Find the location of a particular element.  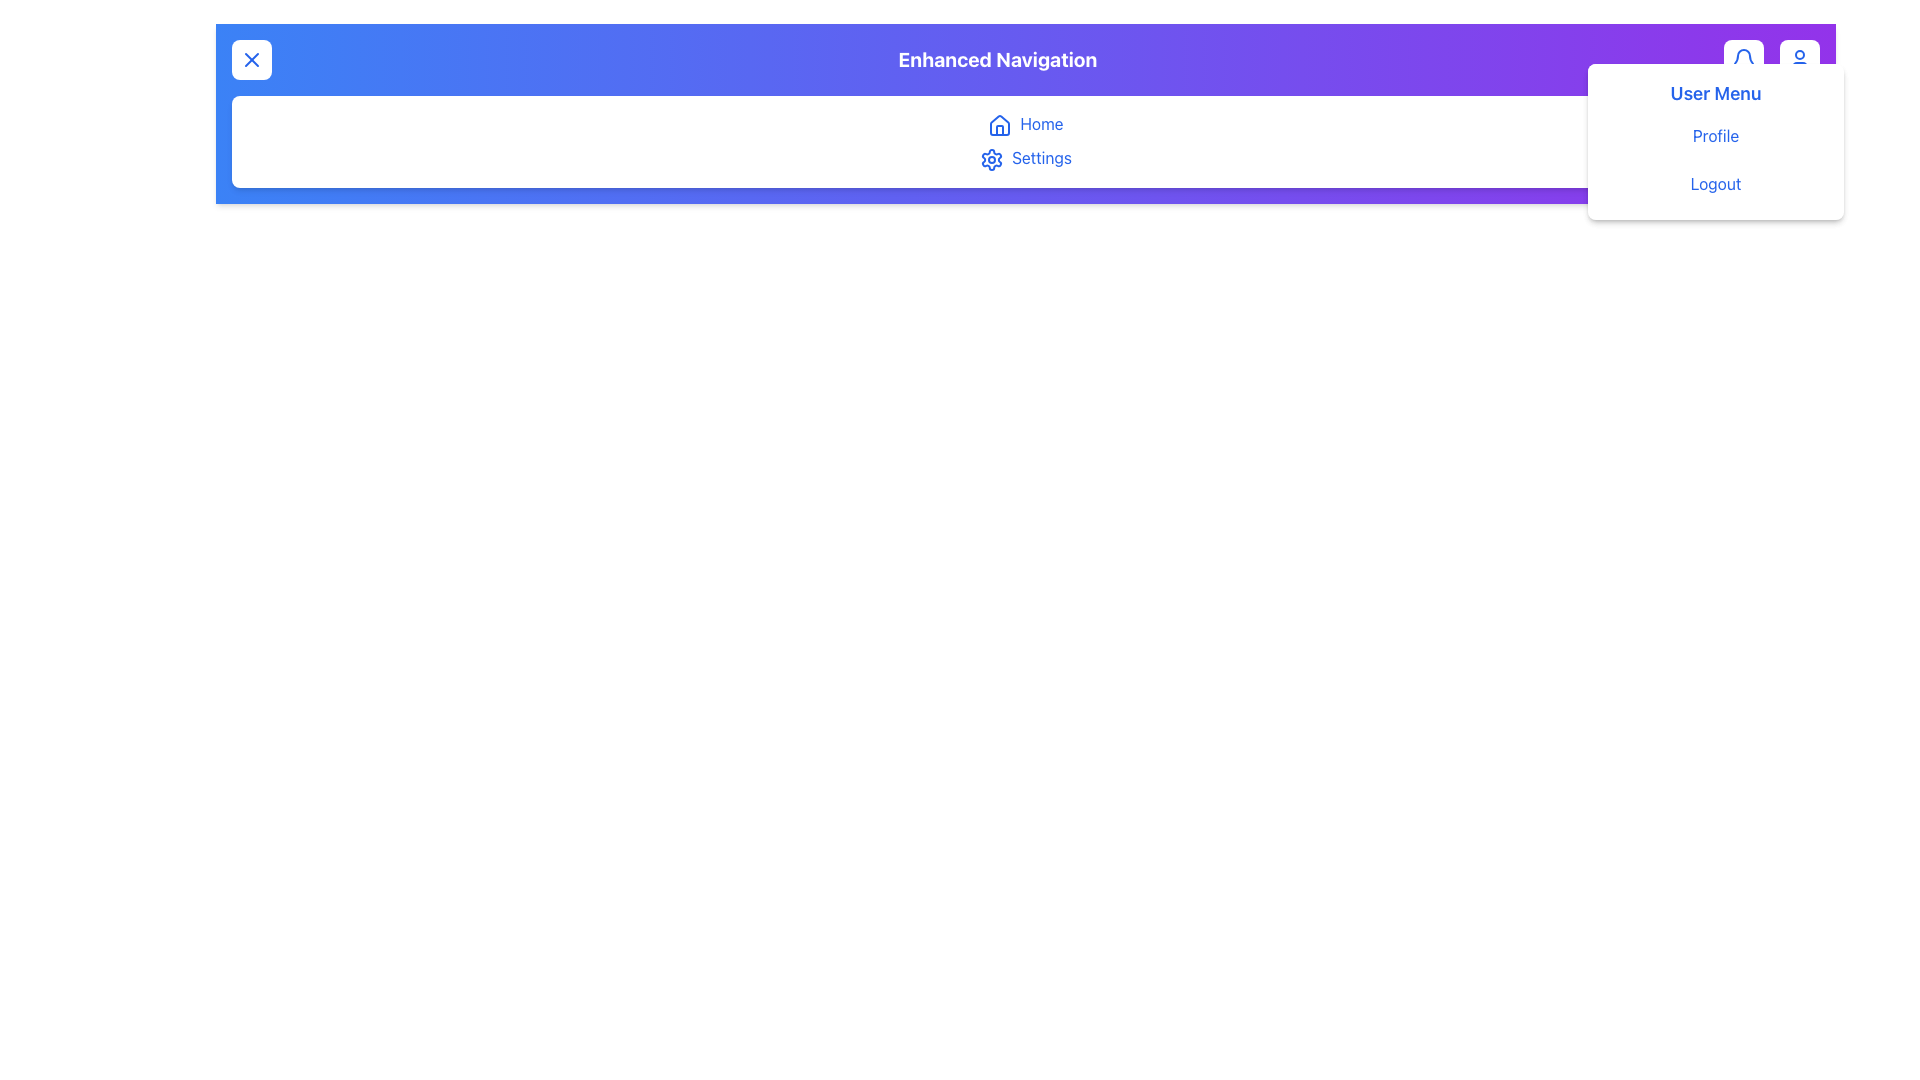

the distinct 'X'-shaped icon button with blue strokes, located in the upper-left corner of the blue navigation bar is located at coordinates (251, 59).